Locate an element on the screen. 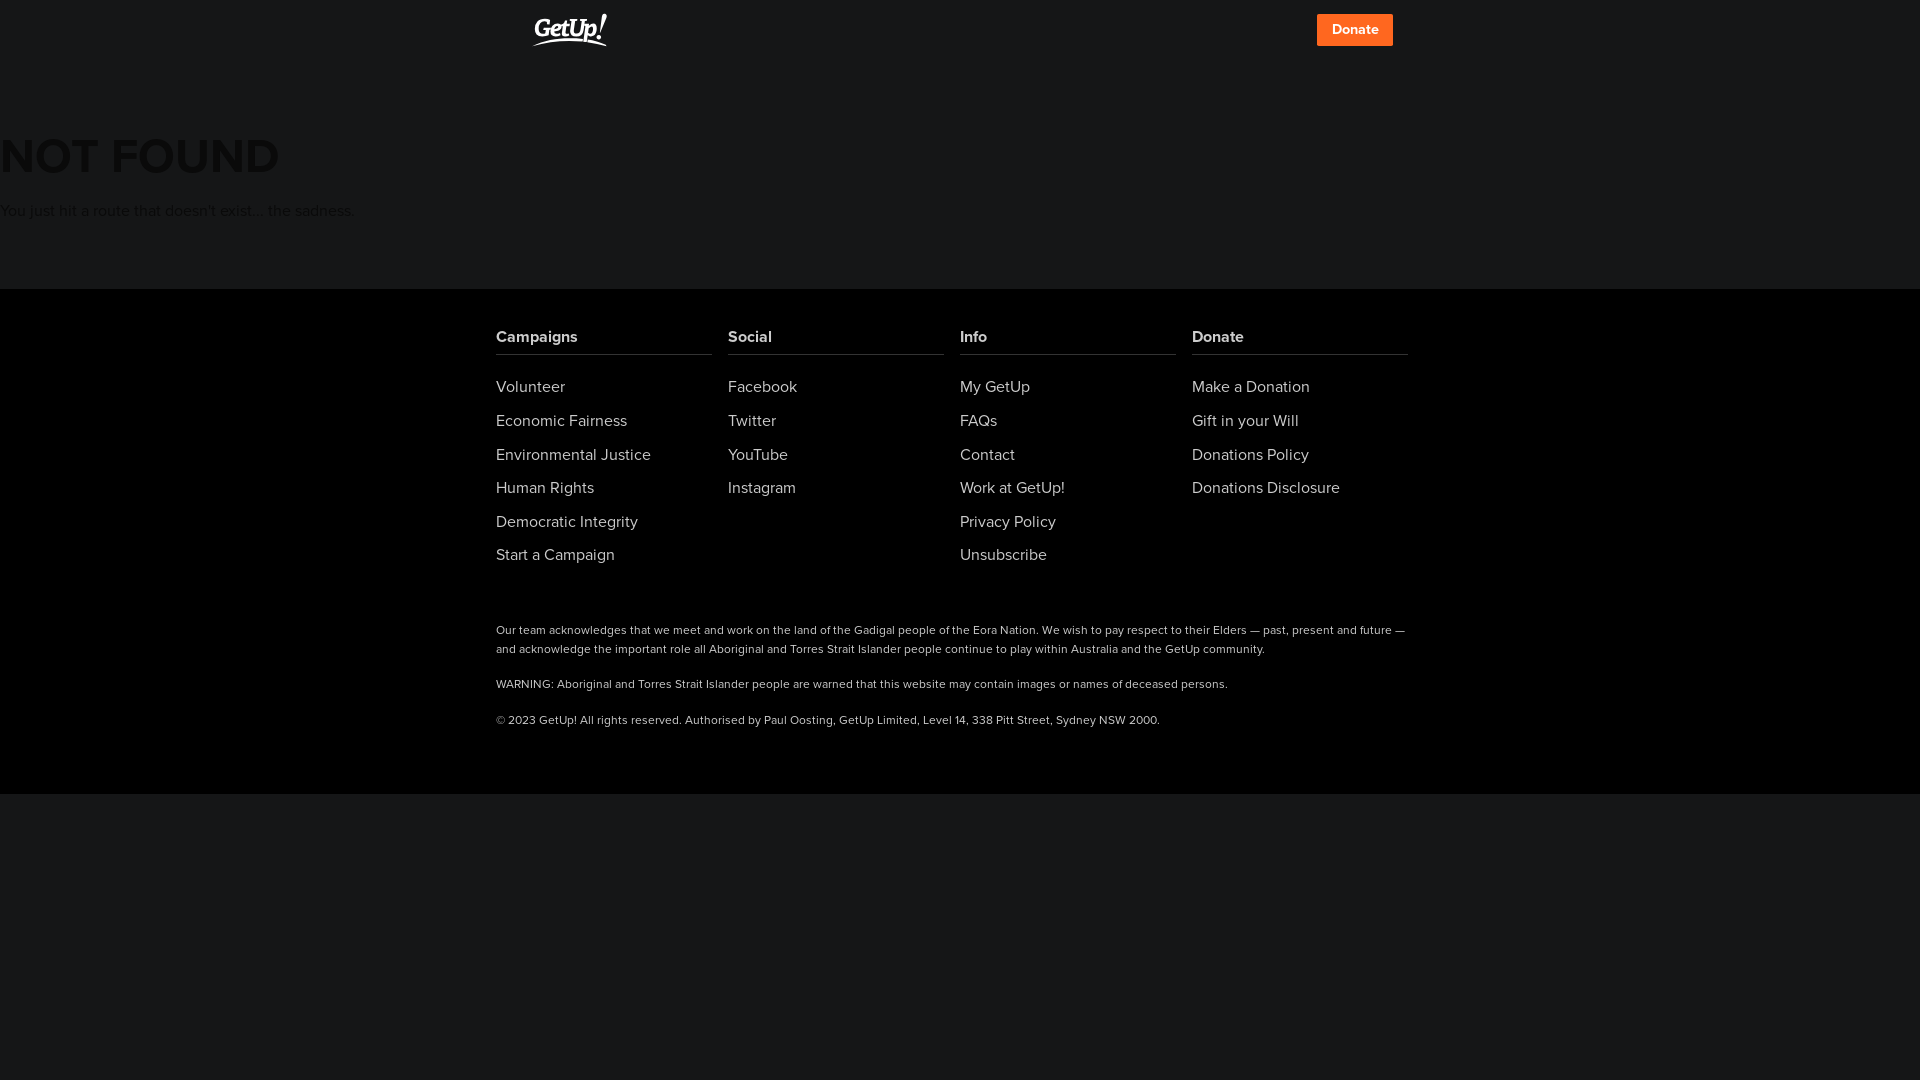 The width and height of the screenshot is (1920, 1080). 'Environmental Justice' is located at coordinates (572, 455).